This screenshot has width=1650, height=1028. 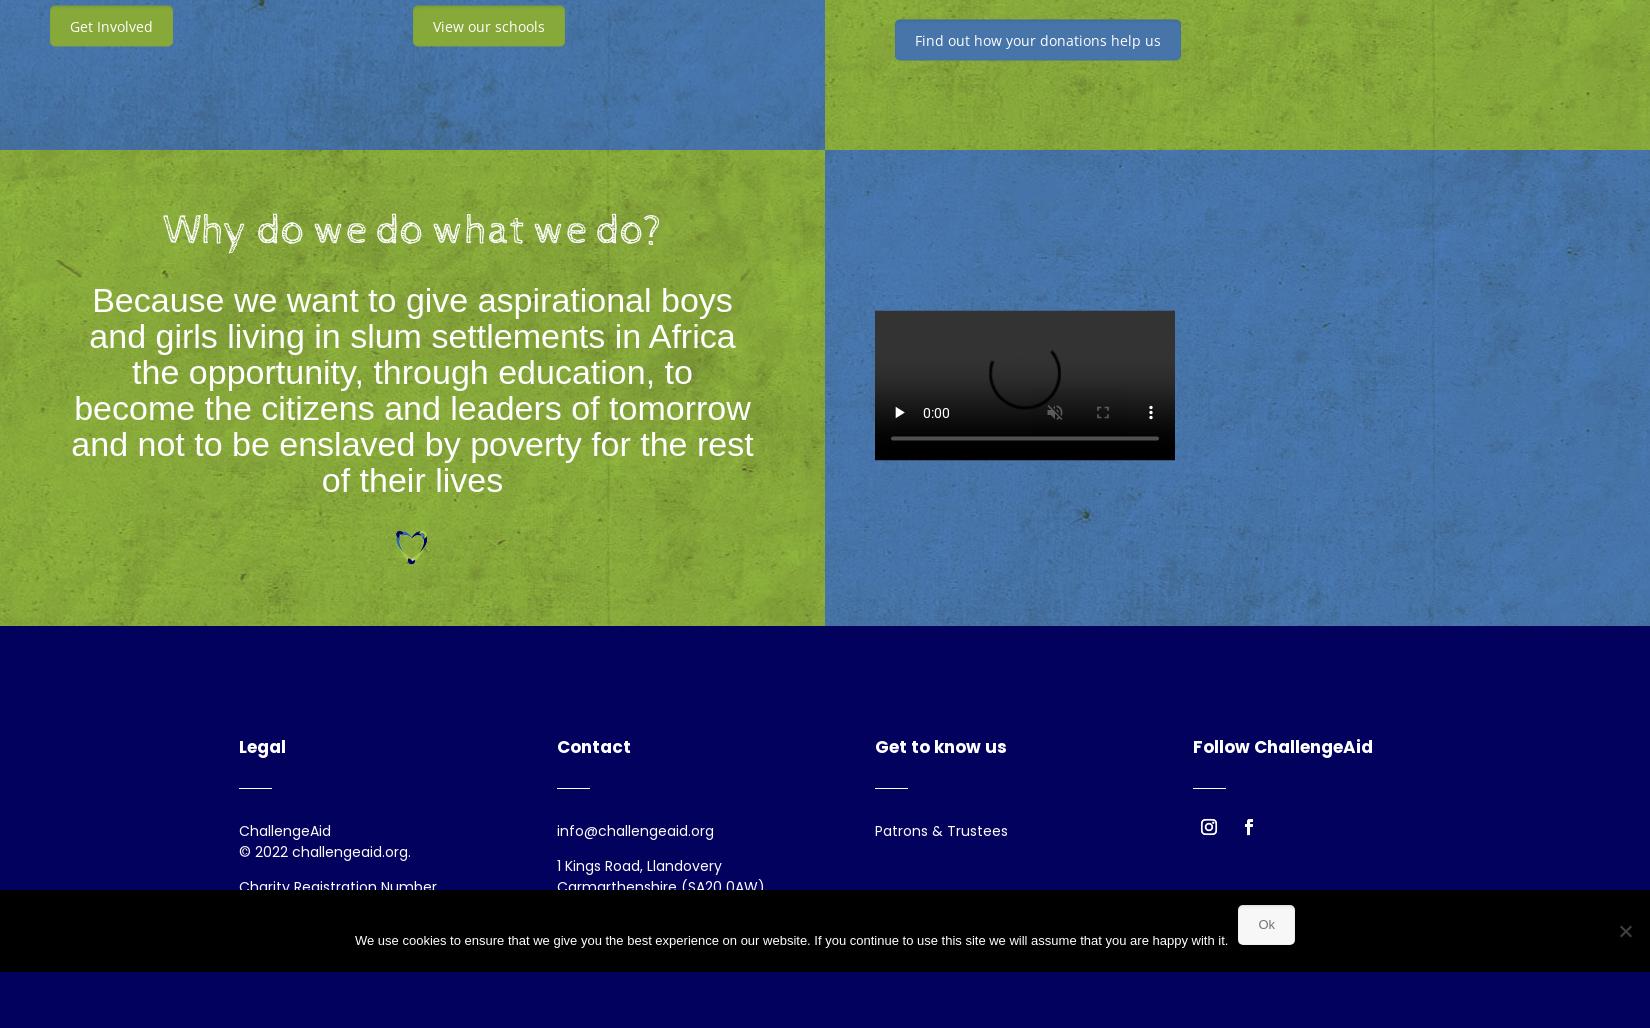 What do you see at coordinates (238, 831) in the screenshot?
I see `'ChallengeAid'` at bounding box center [238, 831].